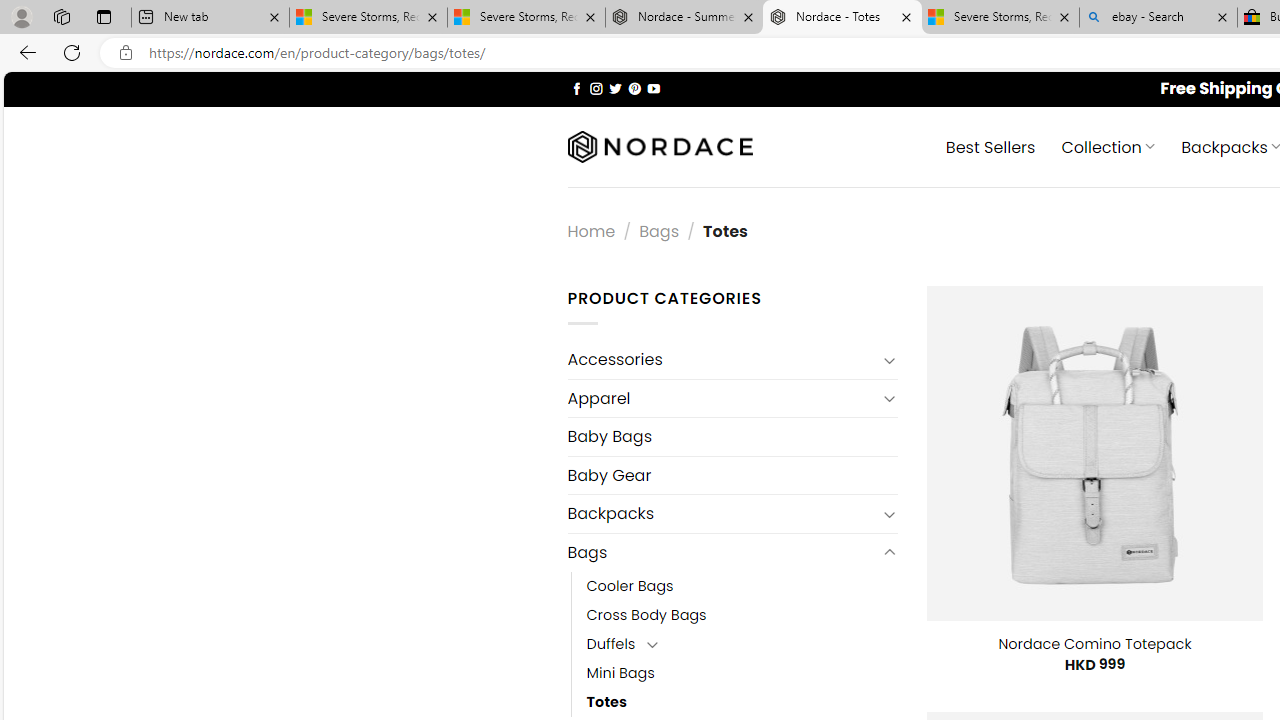 The image size is (1280, 720). I want to click on 'Bags', so click(720, 552).